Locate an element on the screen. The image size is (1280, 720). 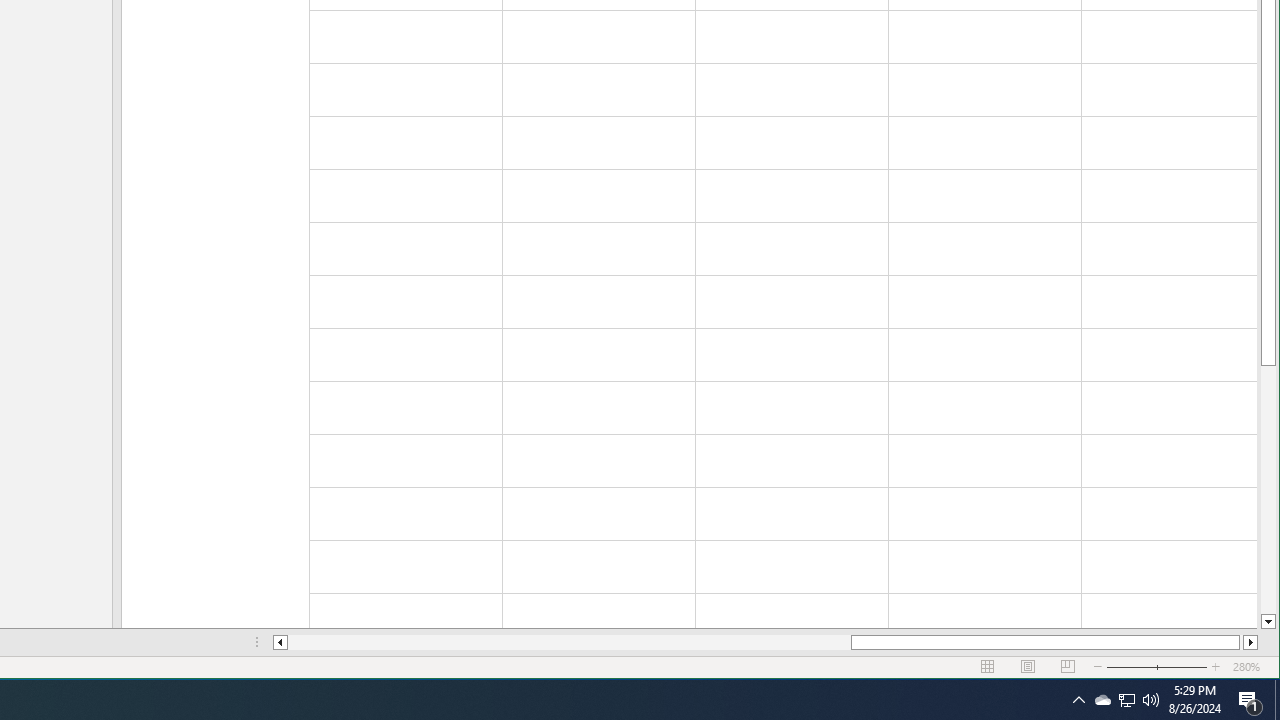
'Show desktop' is located at coordinates (1250, 698).